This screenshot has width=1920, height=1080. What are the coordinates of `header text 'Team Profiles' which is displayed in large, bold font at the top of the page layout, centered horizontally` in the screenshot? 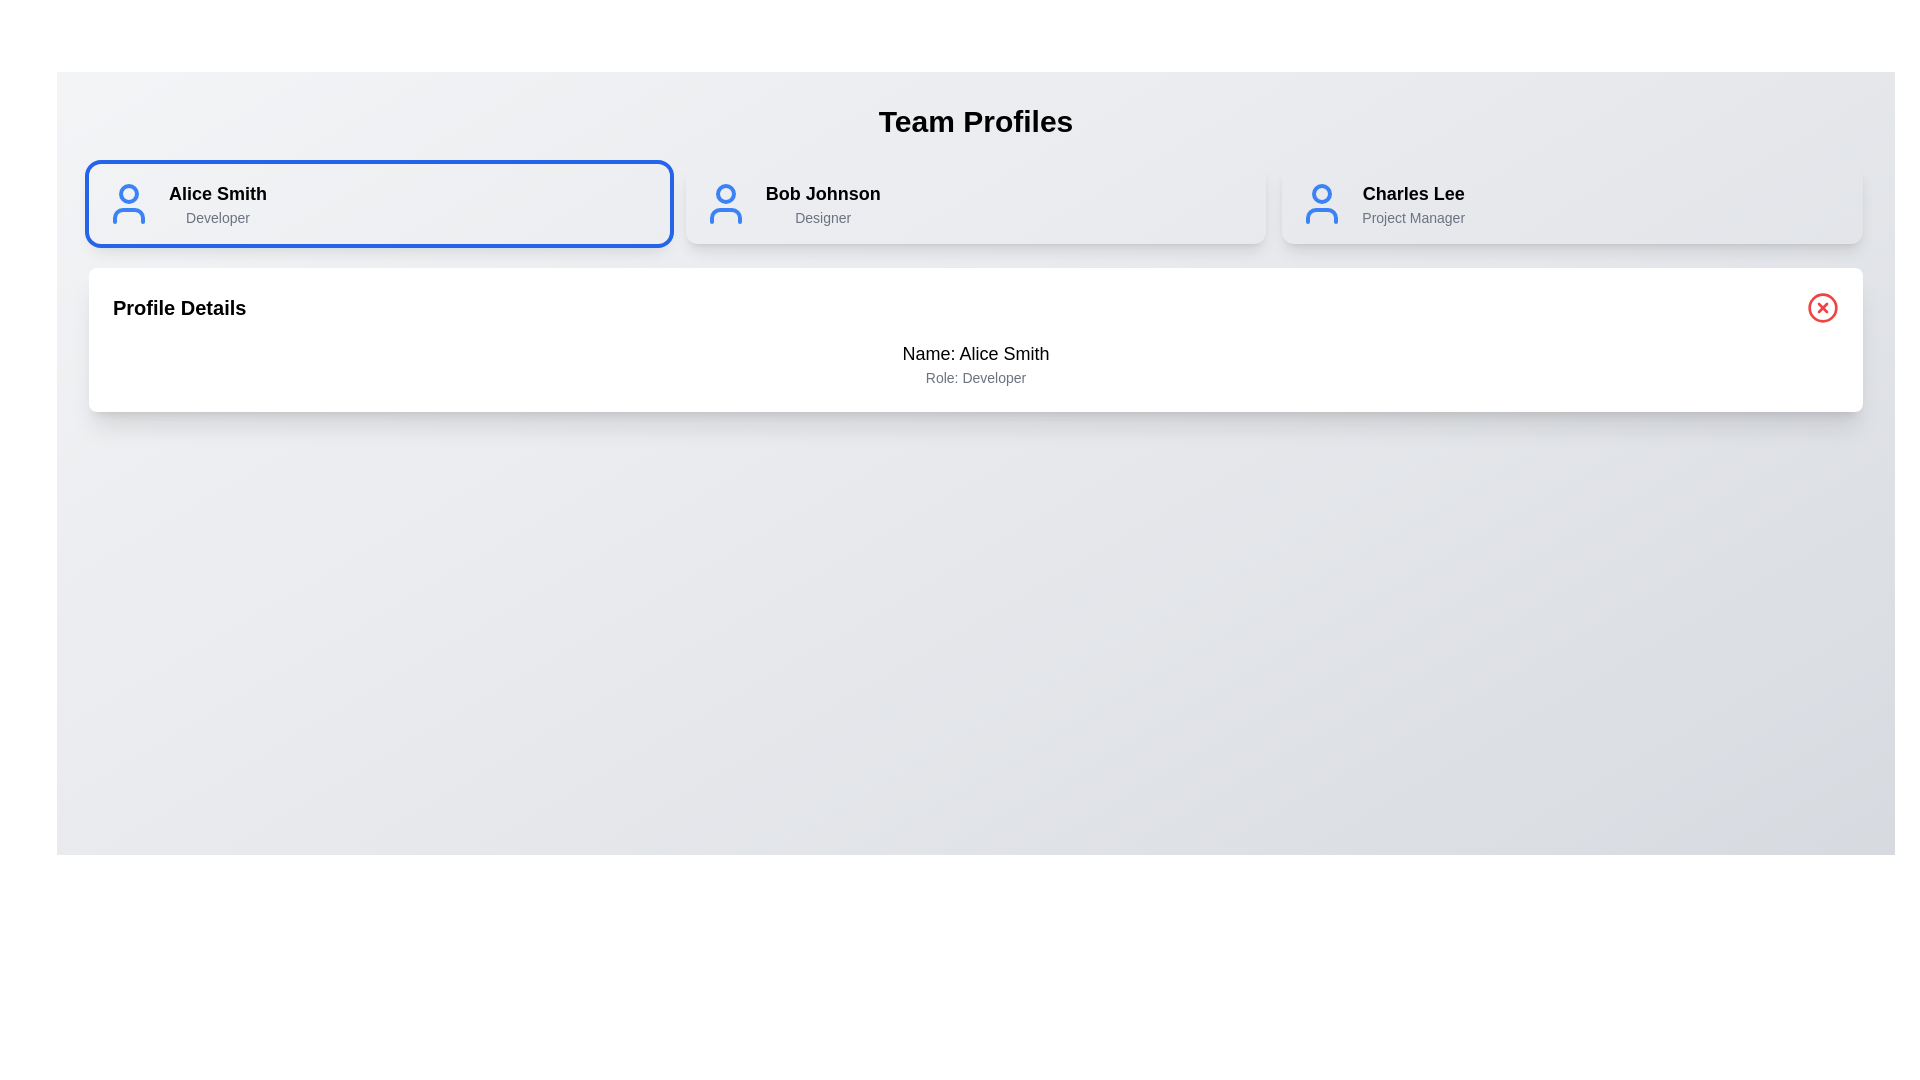 It's located at (975, 122).